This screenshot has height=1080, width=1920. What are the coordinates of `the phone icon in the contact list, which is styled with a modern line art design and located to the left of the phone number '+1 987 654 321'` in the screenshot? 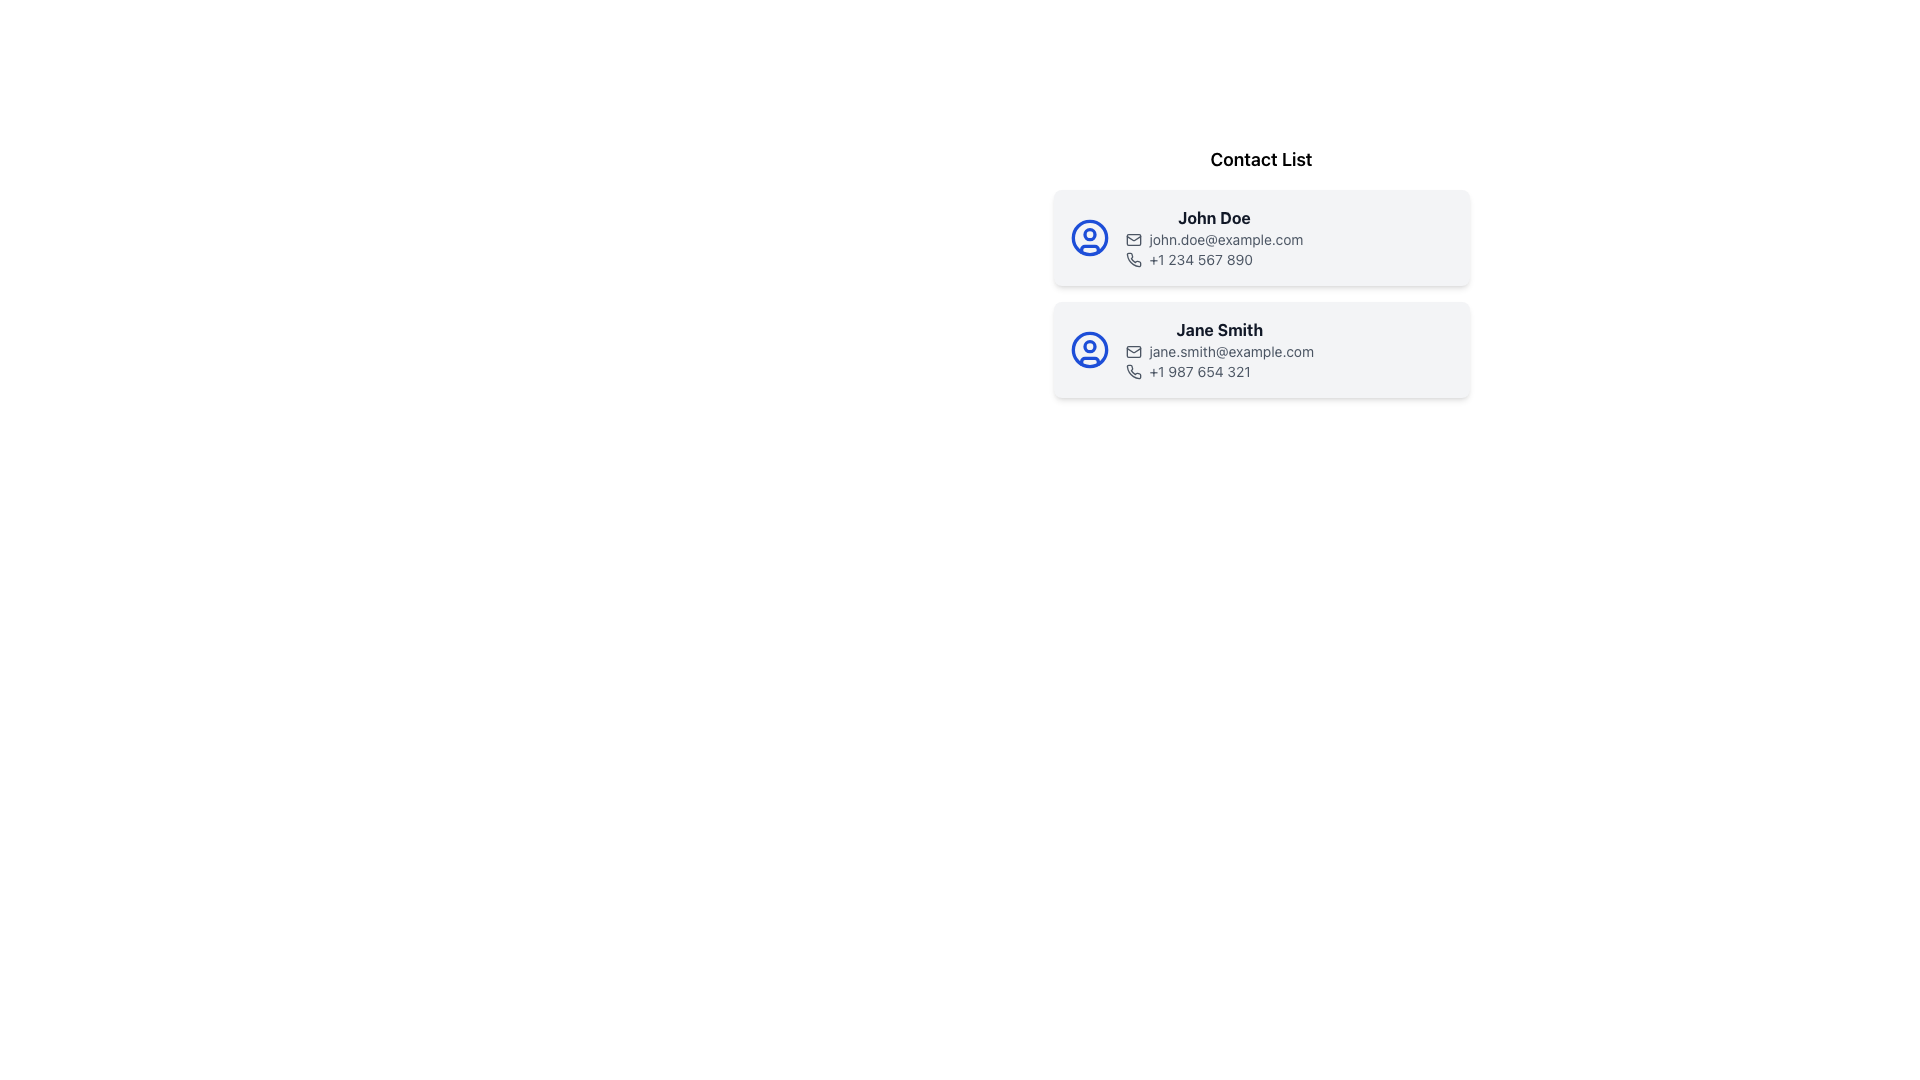 It's located at (1133, 371).